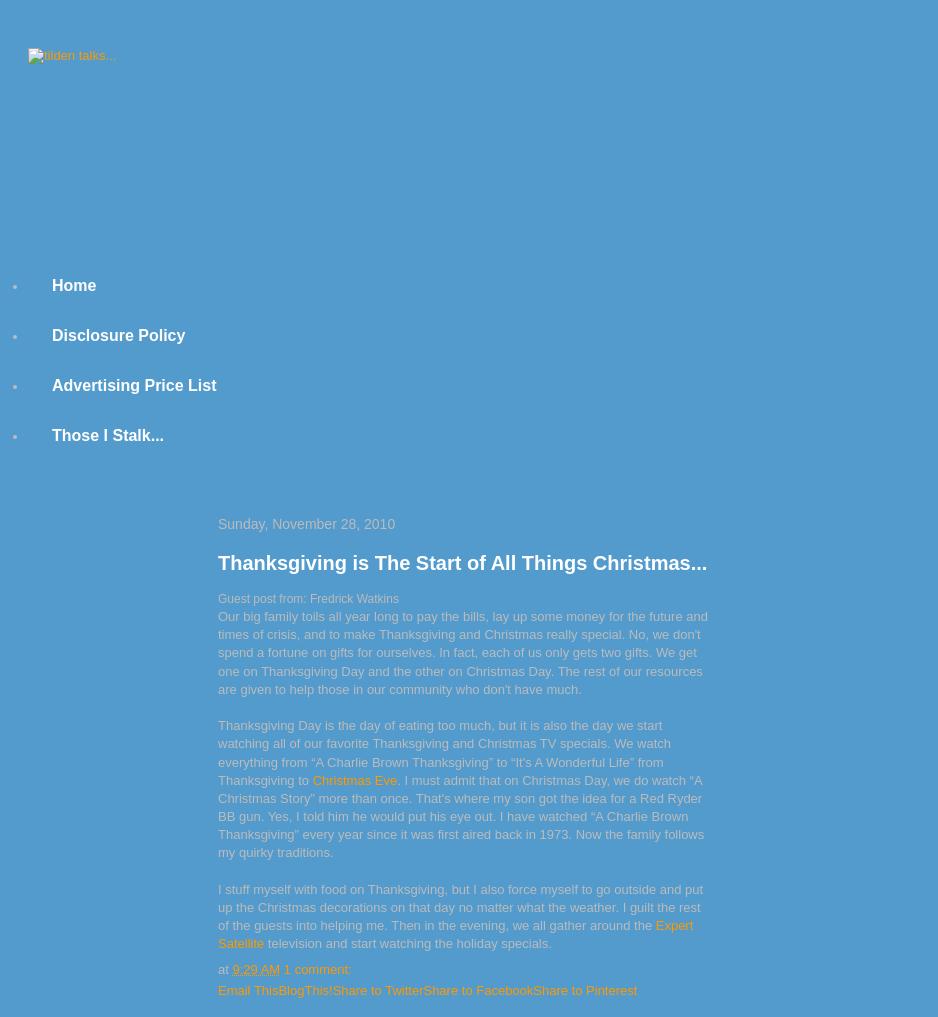  Describe the element at coordinates (254, 969) in the screenshot. I see `'9:29 AM'` at that location.